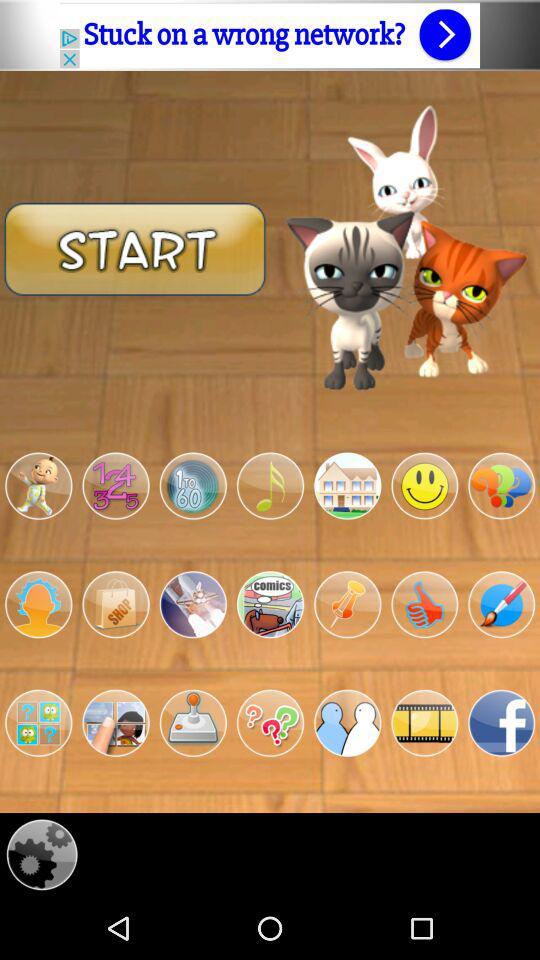  I want to click on the last image, so click(500, 722).